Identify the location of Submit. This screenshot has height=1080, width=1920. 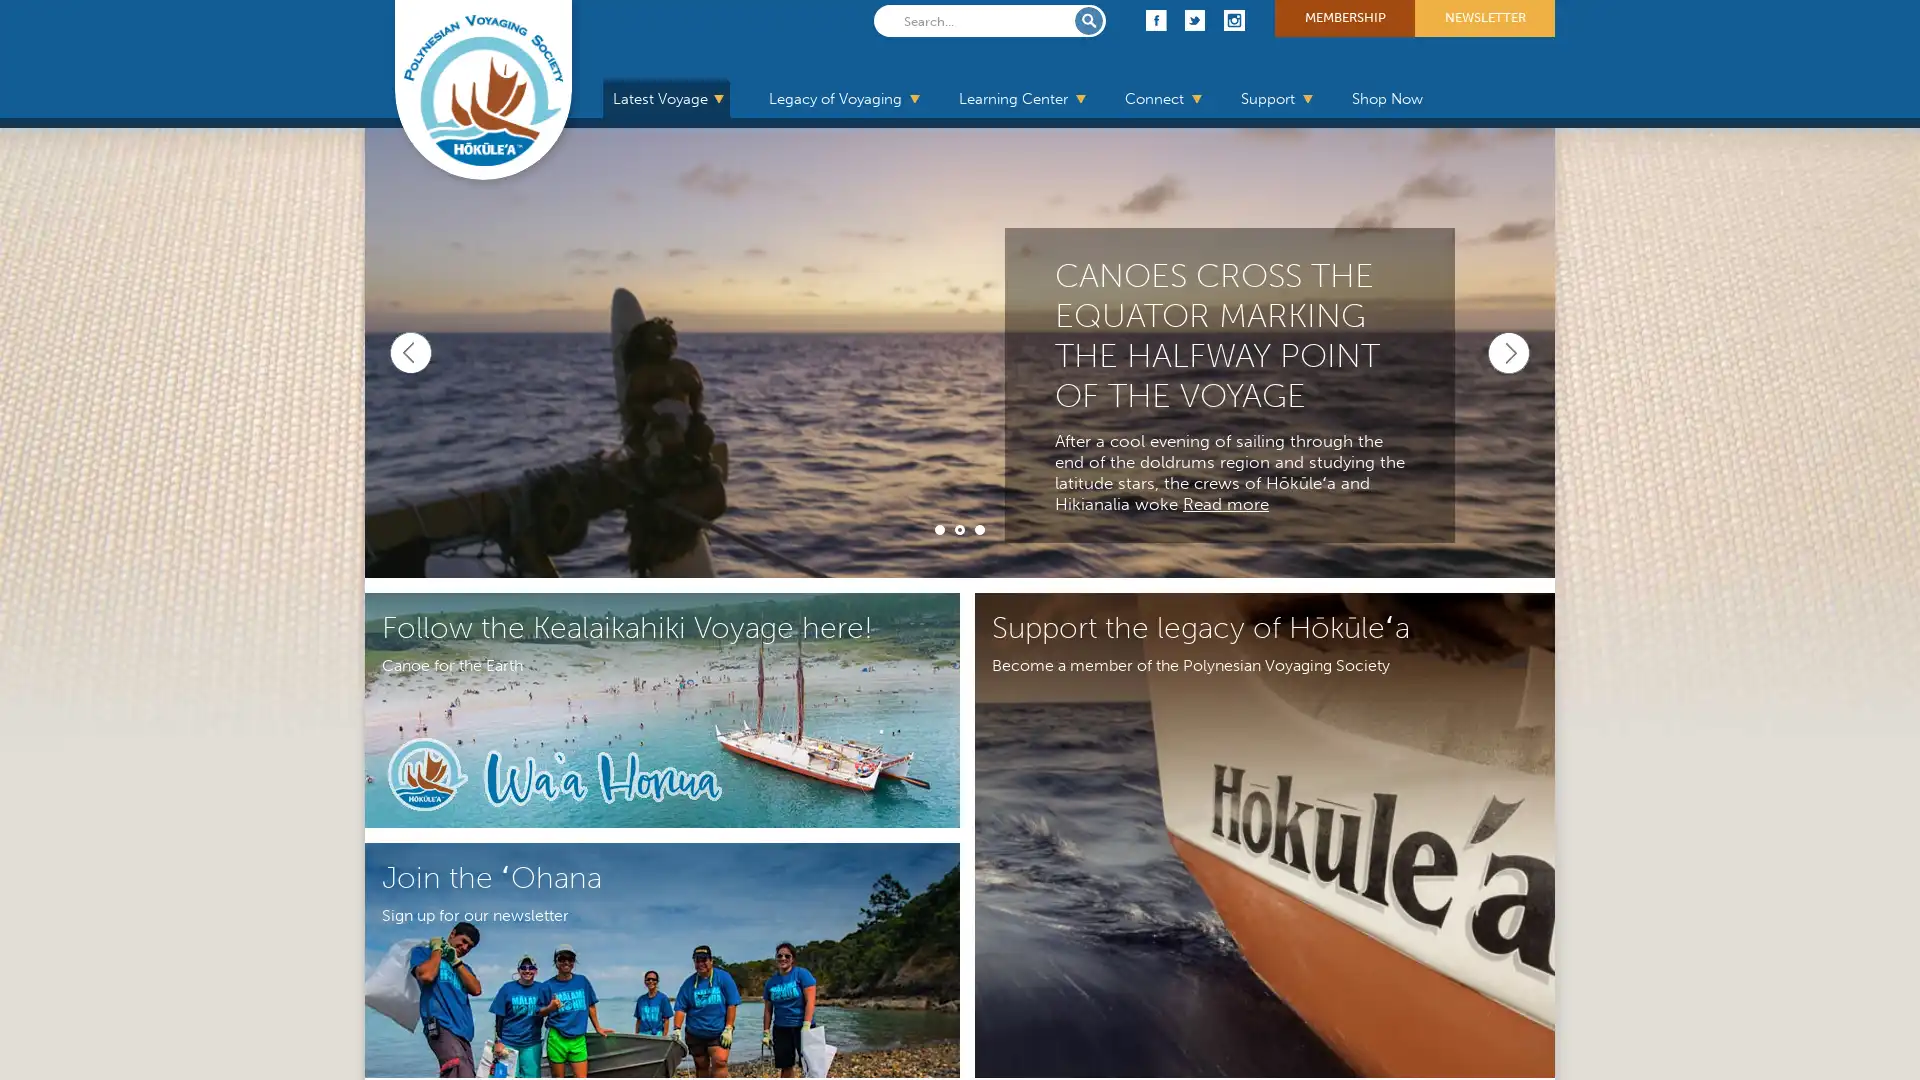
(1088, 20).